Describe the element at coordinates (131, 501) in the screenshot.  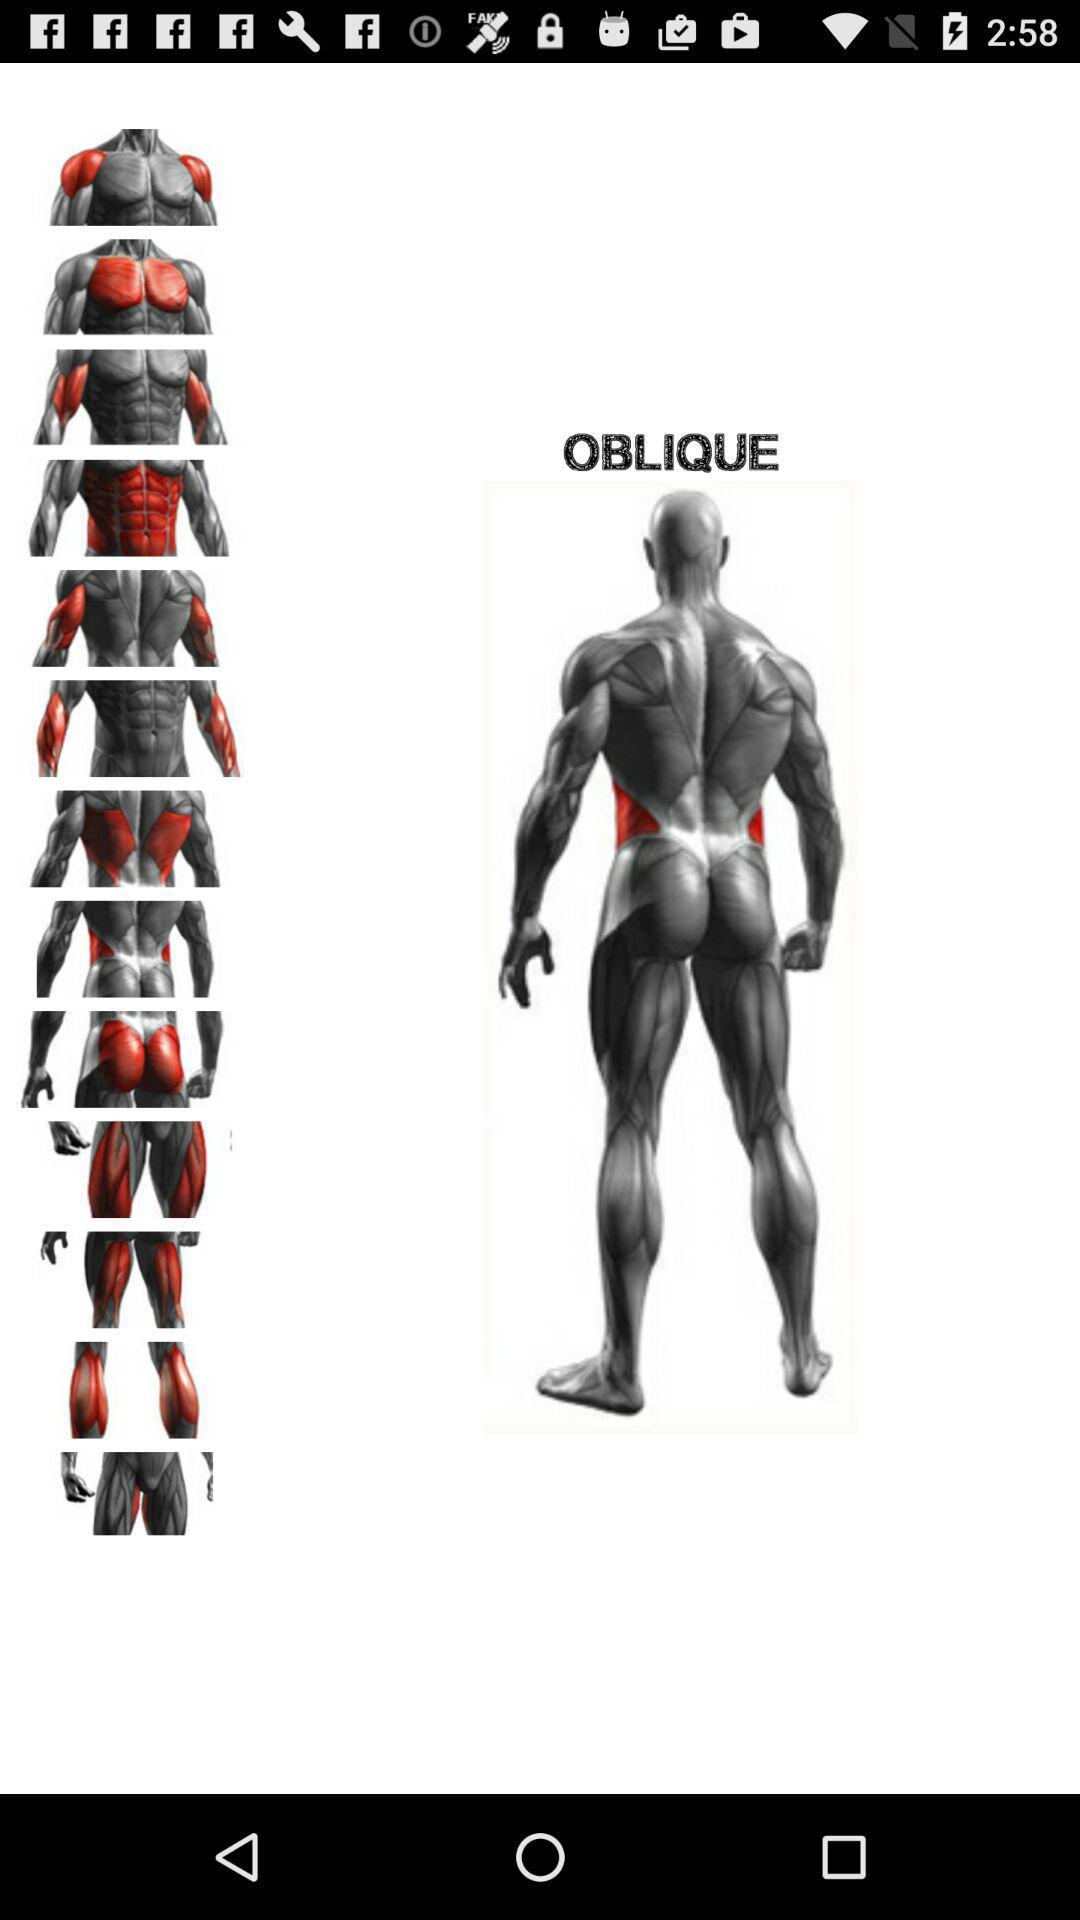
I see `display abdominals` at that location.